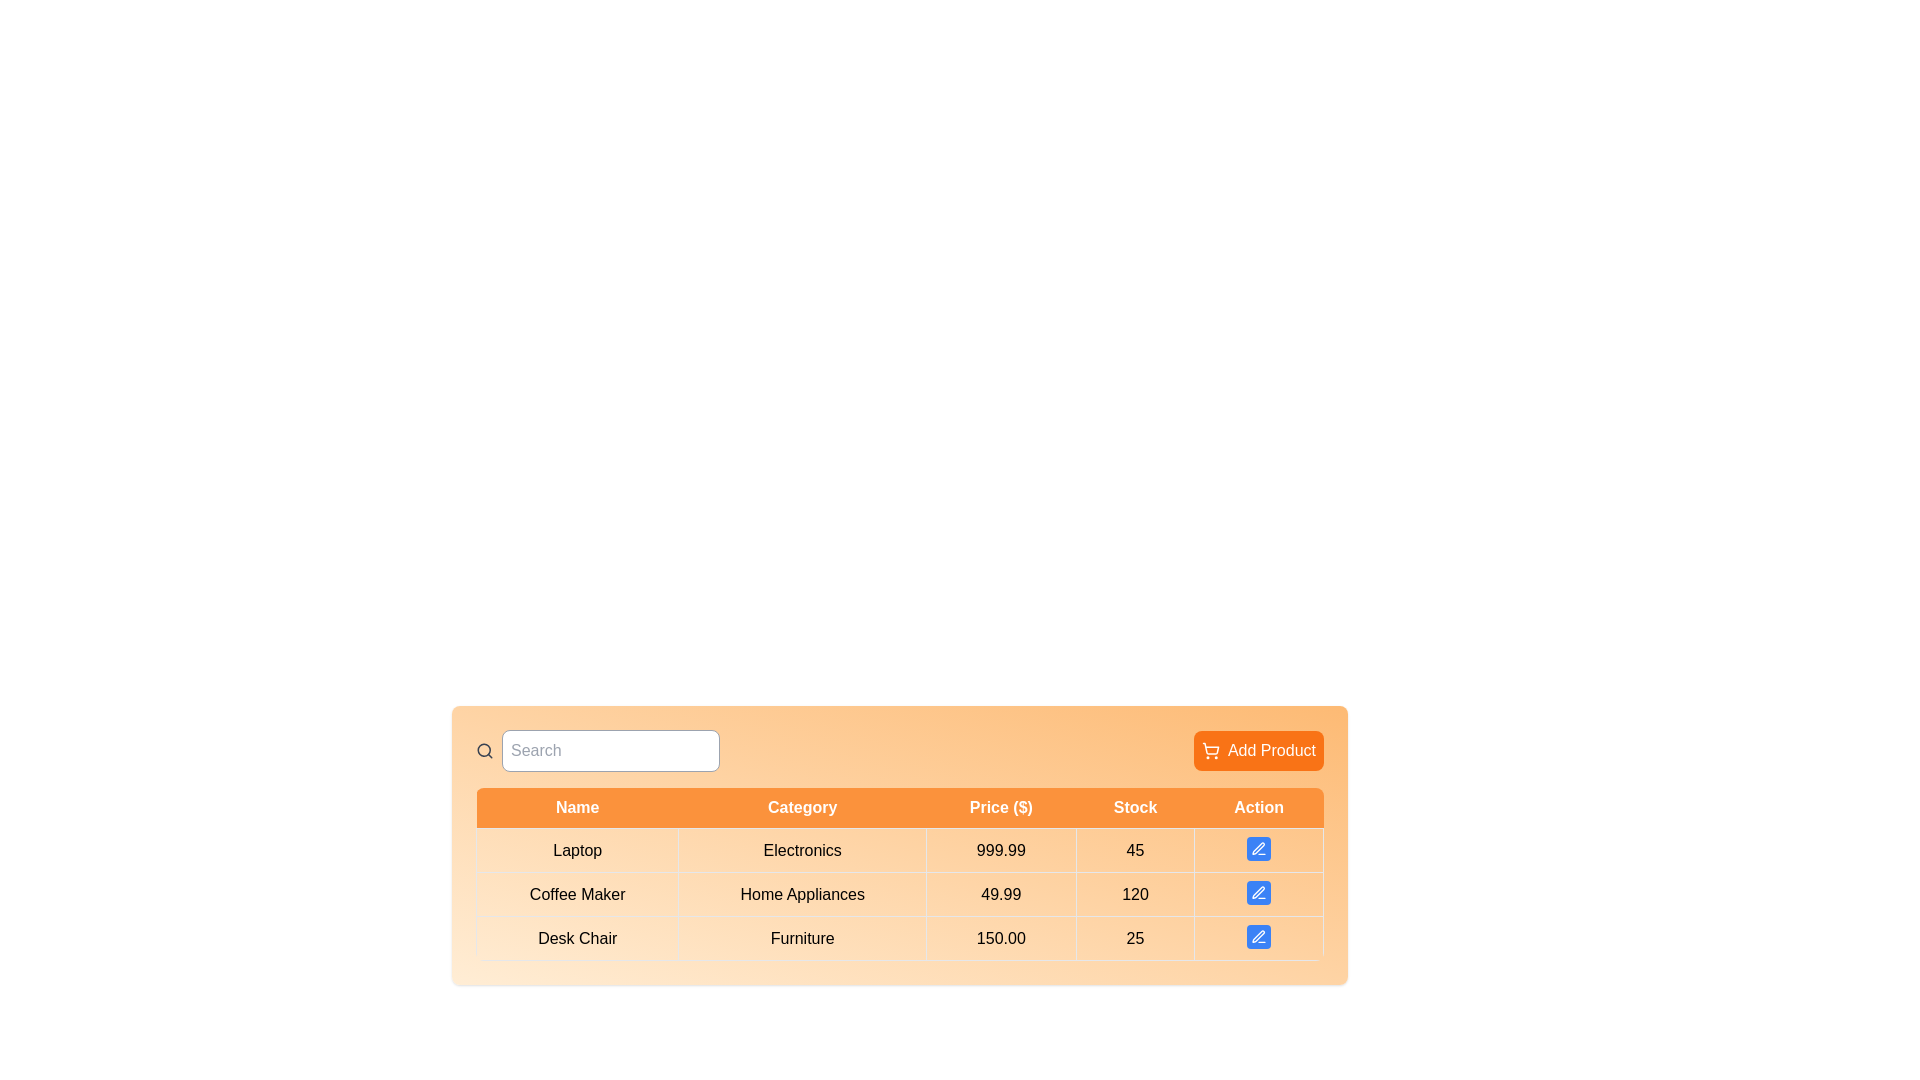 The width and height of the screenshot is (1920, 1080). What do you see at coordinates (1258, 807) in the screenshot?
I see `text label located in the top-right corner of the table header row, which serves as the header for the fifth column, to gather information` at bounding box center [1258, 807].